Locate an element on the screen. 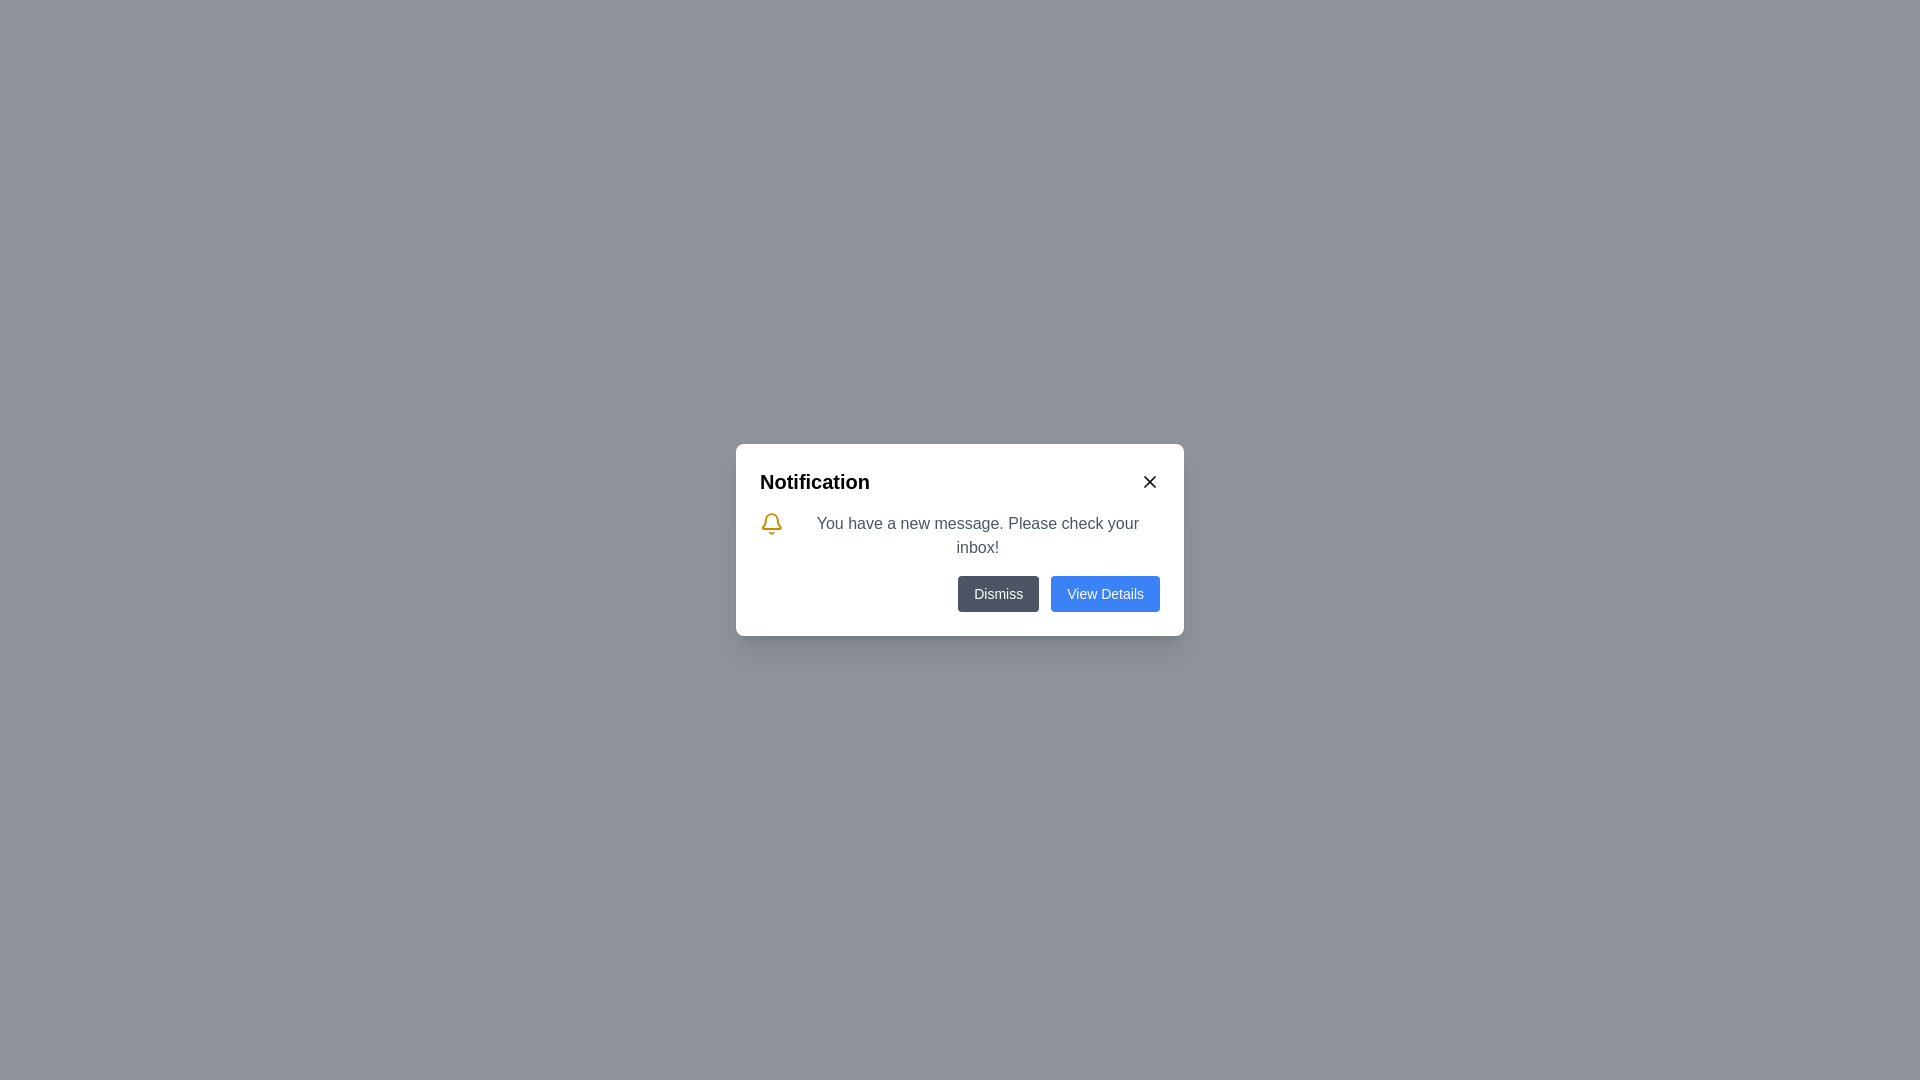 The height and width of the screenshot is (1080, 1920). the close icon button in the shape of an 'X' located at the top right corner of the notification panel is located at coordinates (1150, 482).